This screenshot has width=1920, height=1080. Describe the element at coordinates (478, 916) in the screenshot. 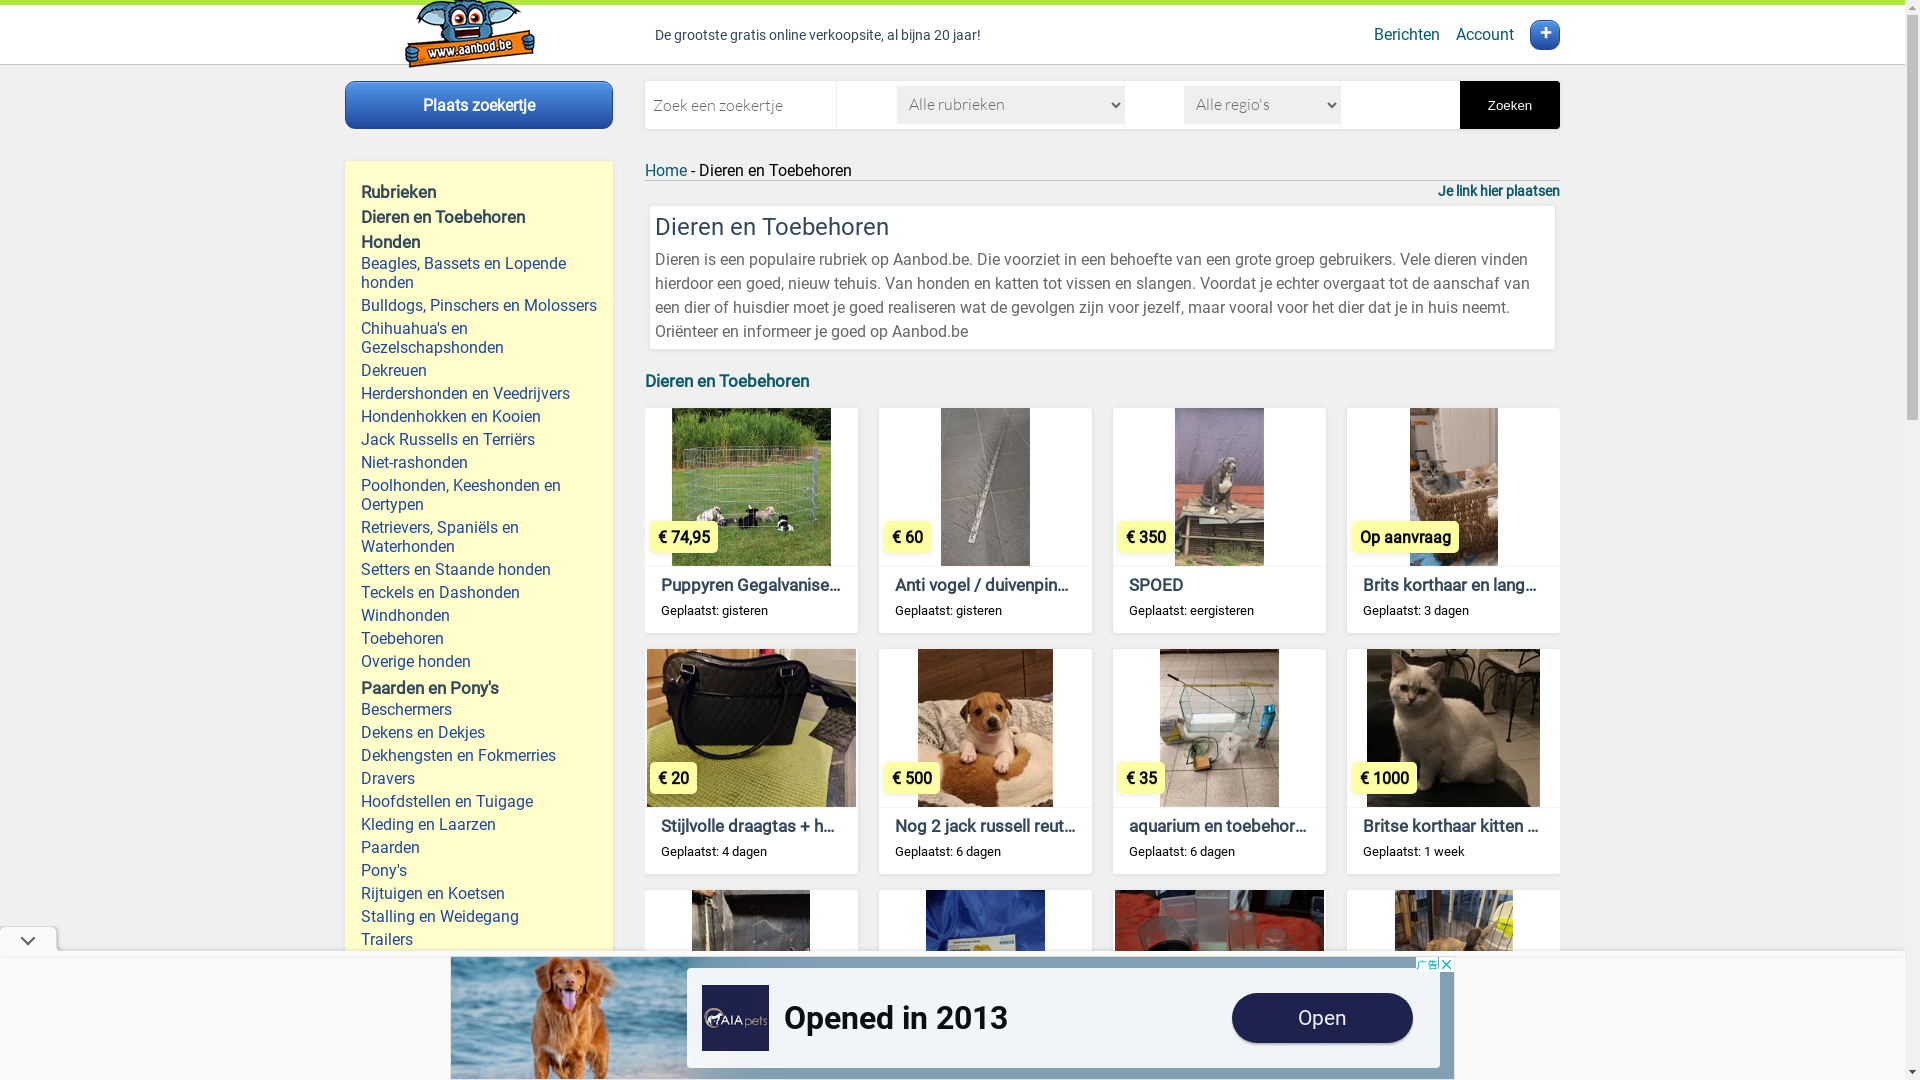

I see `'Stalling en Weidegang'` at that location.